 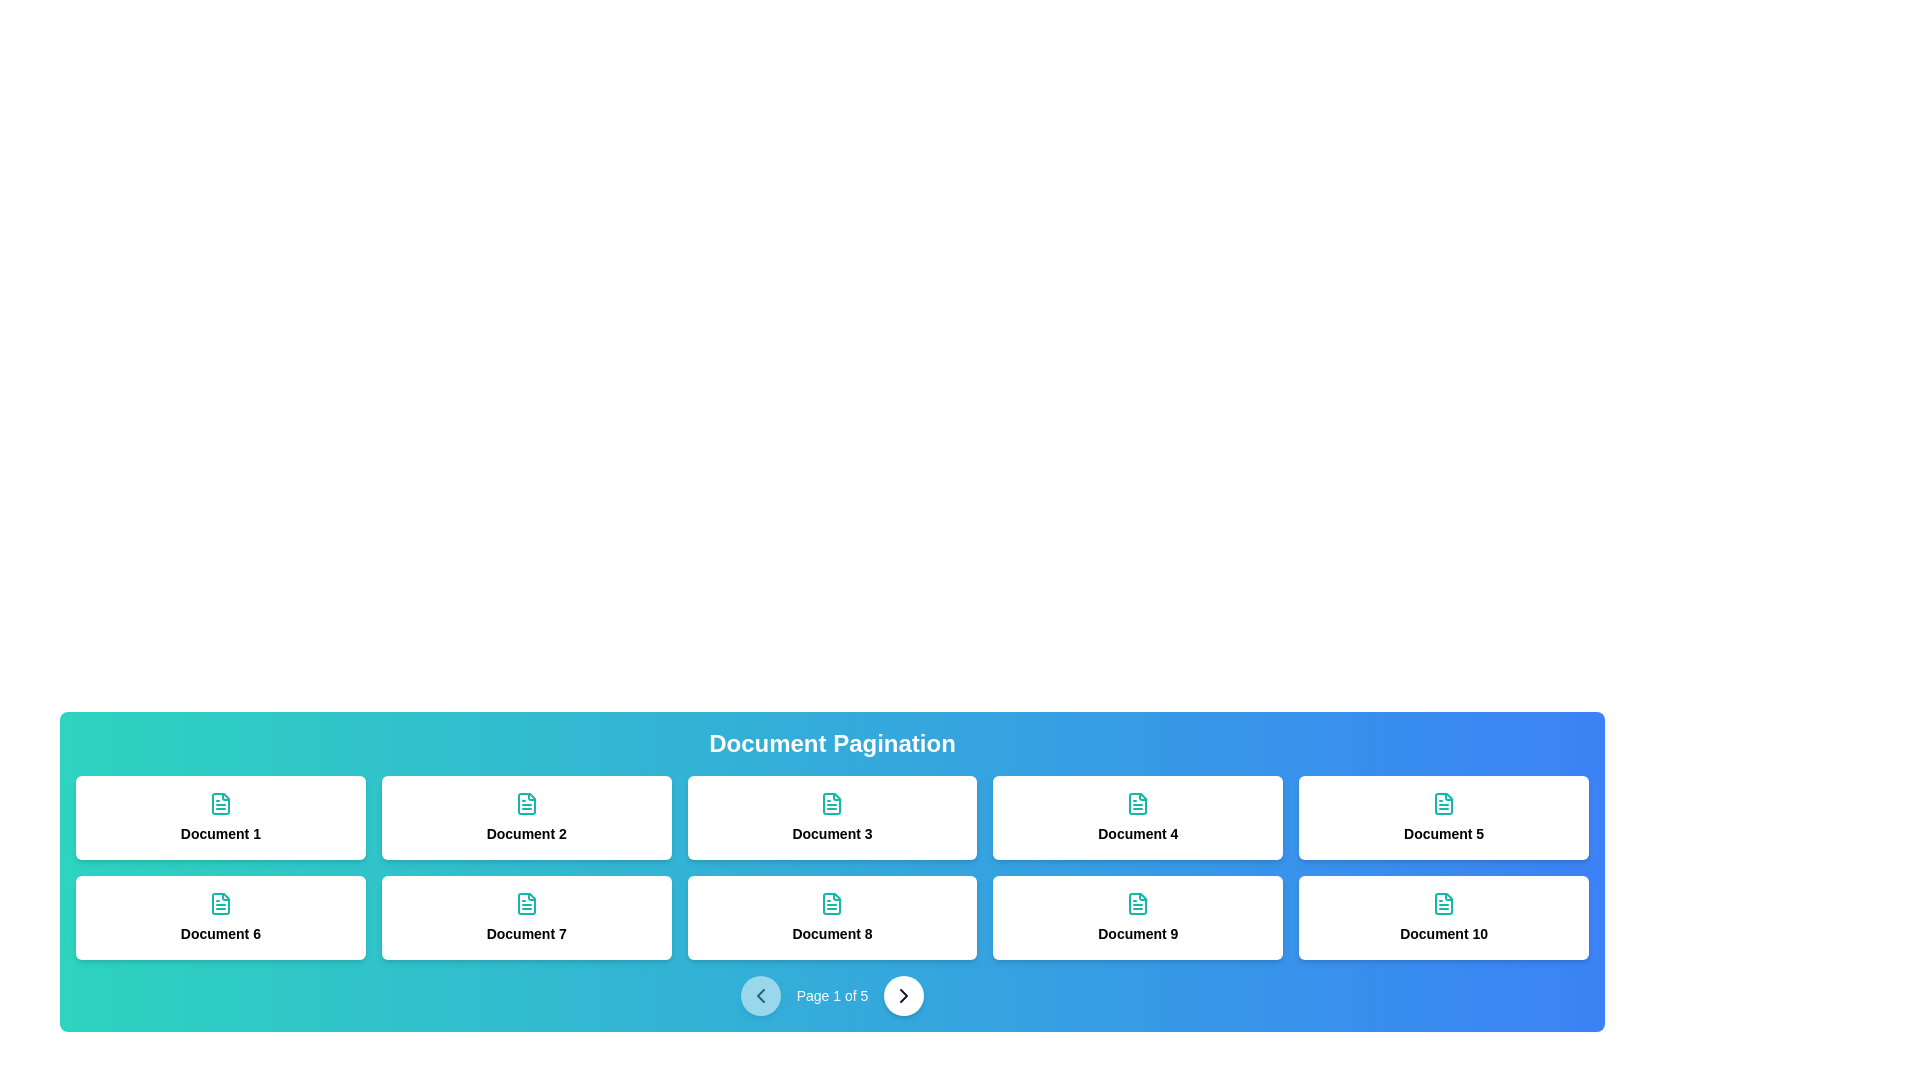 I want to click on the text label that reads 'Document Pagination', which is styled in bold, white, enlarged text and is centered at the top of the pagination section, so click(x=832, y=744).